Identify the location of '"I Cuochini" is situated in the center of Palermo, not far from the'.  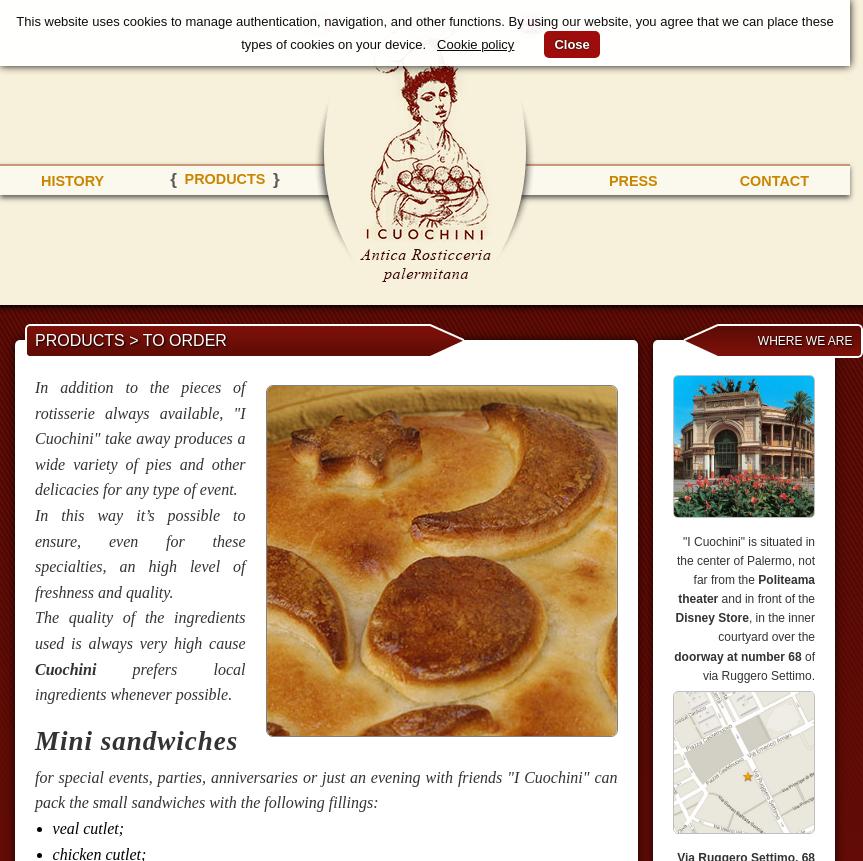
(745, 558).